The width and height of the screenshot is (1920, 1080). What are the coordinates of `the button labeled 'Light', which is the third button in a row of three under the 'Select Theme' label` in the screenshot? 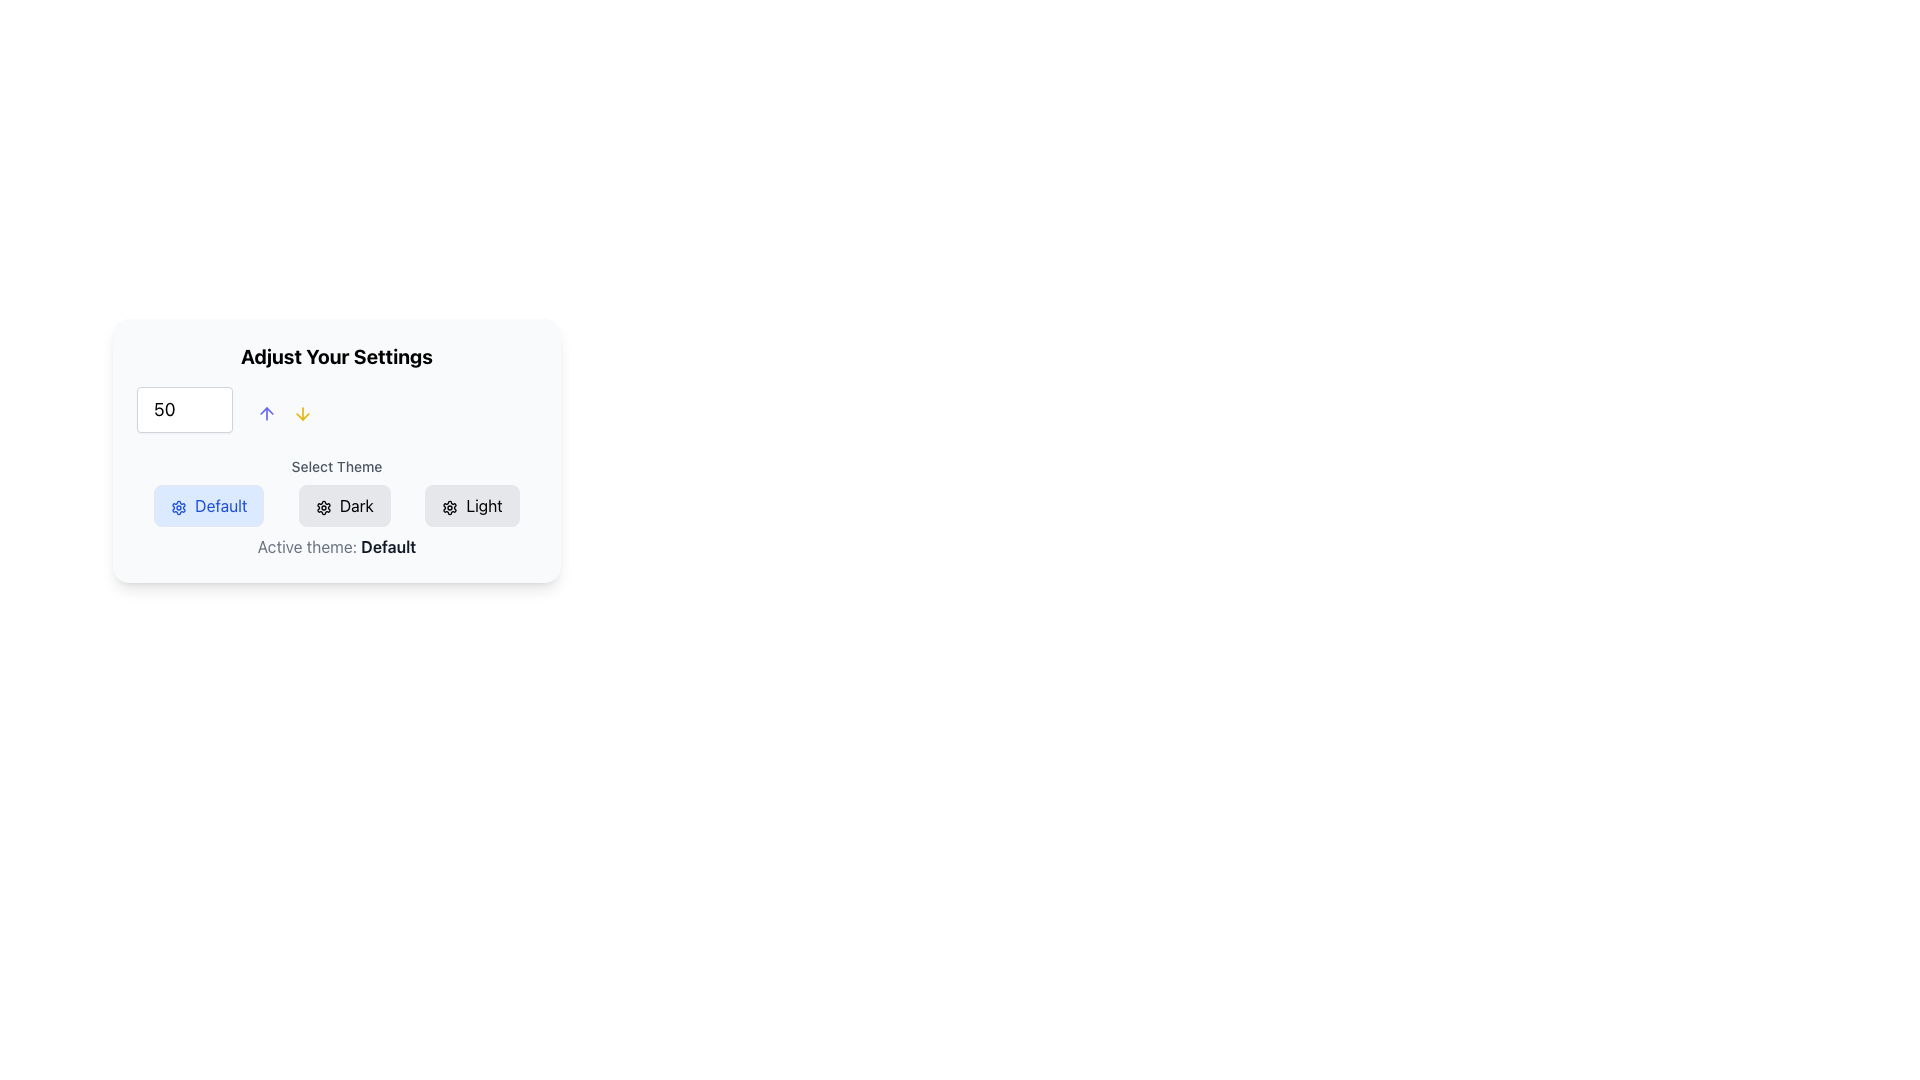 It's located at (471, 504).